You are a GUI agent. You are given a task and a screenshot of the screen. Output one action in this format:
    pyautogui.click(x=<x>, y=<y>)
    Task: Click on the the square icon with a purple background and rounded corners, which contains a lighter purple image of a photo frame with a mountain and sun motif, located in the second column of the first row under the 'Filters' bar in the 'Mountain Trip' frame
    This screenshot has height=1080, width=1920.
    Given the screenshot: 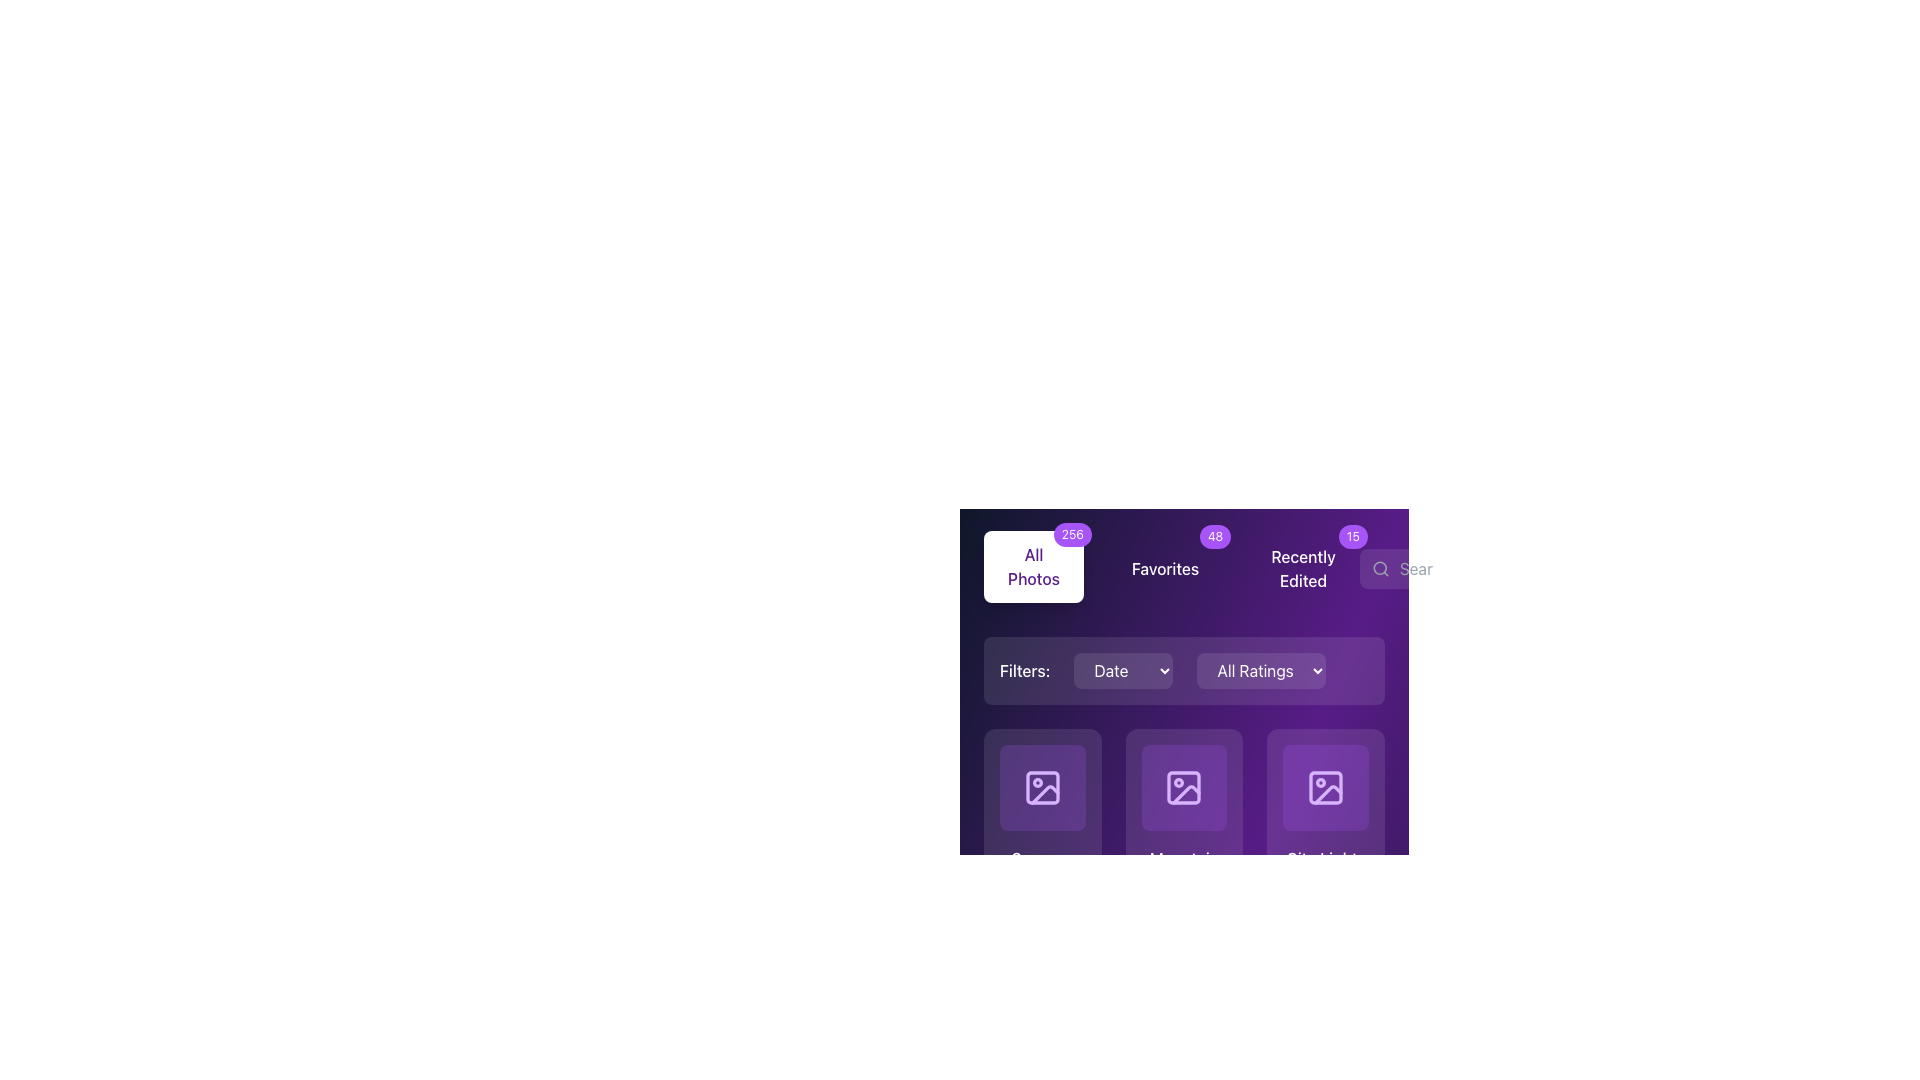 What is the action you would take?
    pyautogui.click(x=1184, y=786)
    